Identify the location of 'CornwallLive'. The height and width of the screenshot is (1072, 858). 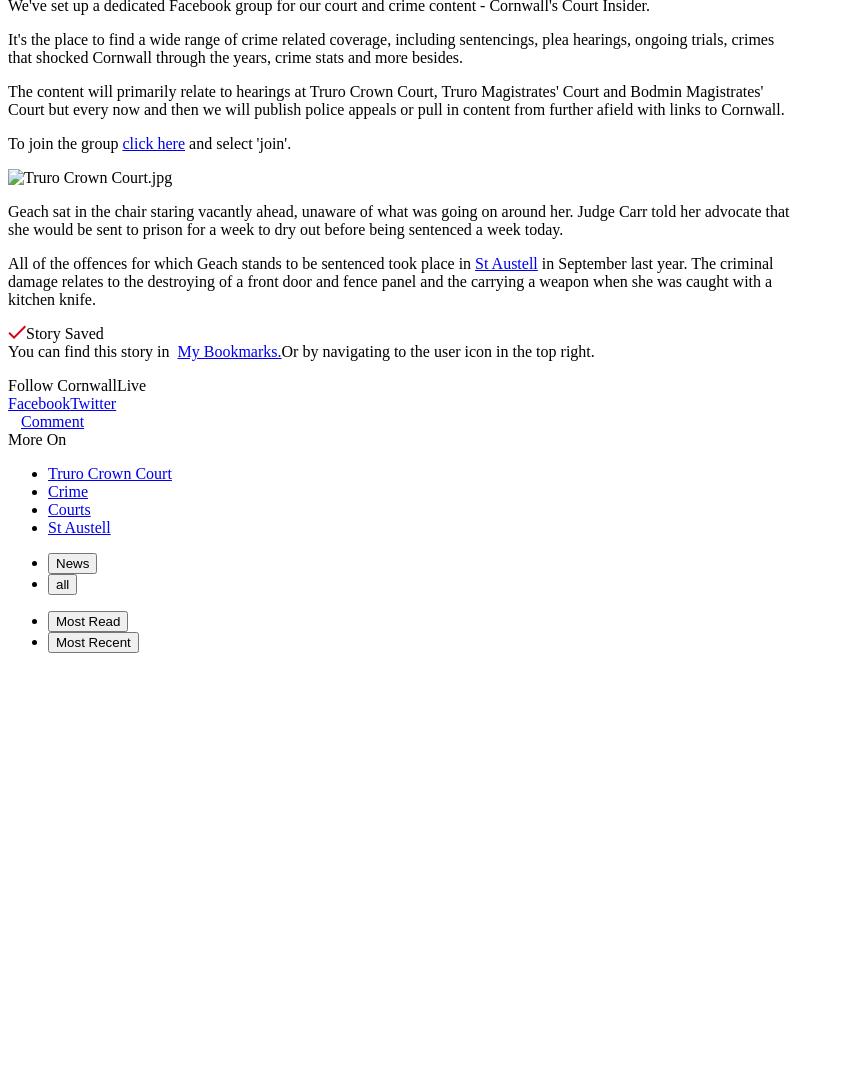
(55, 385).